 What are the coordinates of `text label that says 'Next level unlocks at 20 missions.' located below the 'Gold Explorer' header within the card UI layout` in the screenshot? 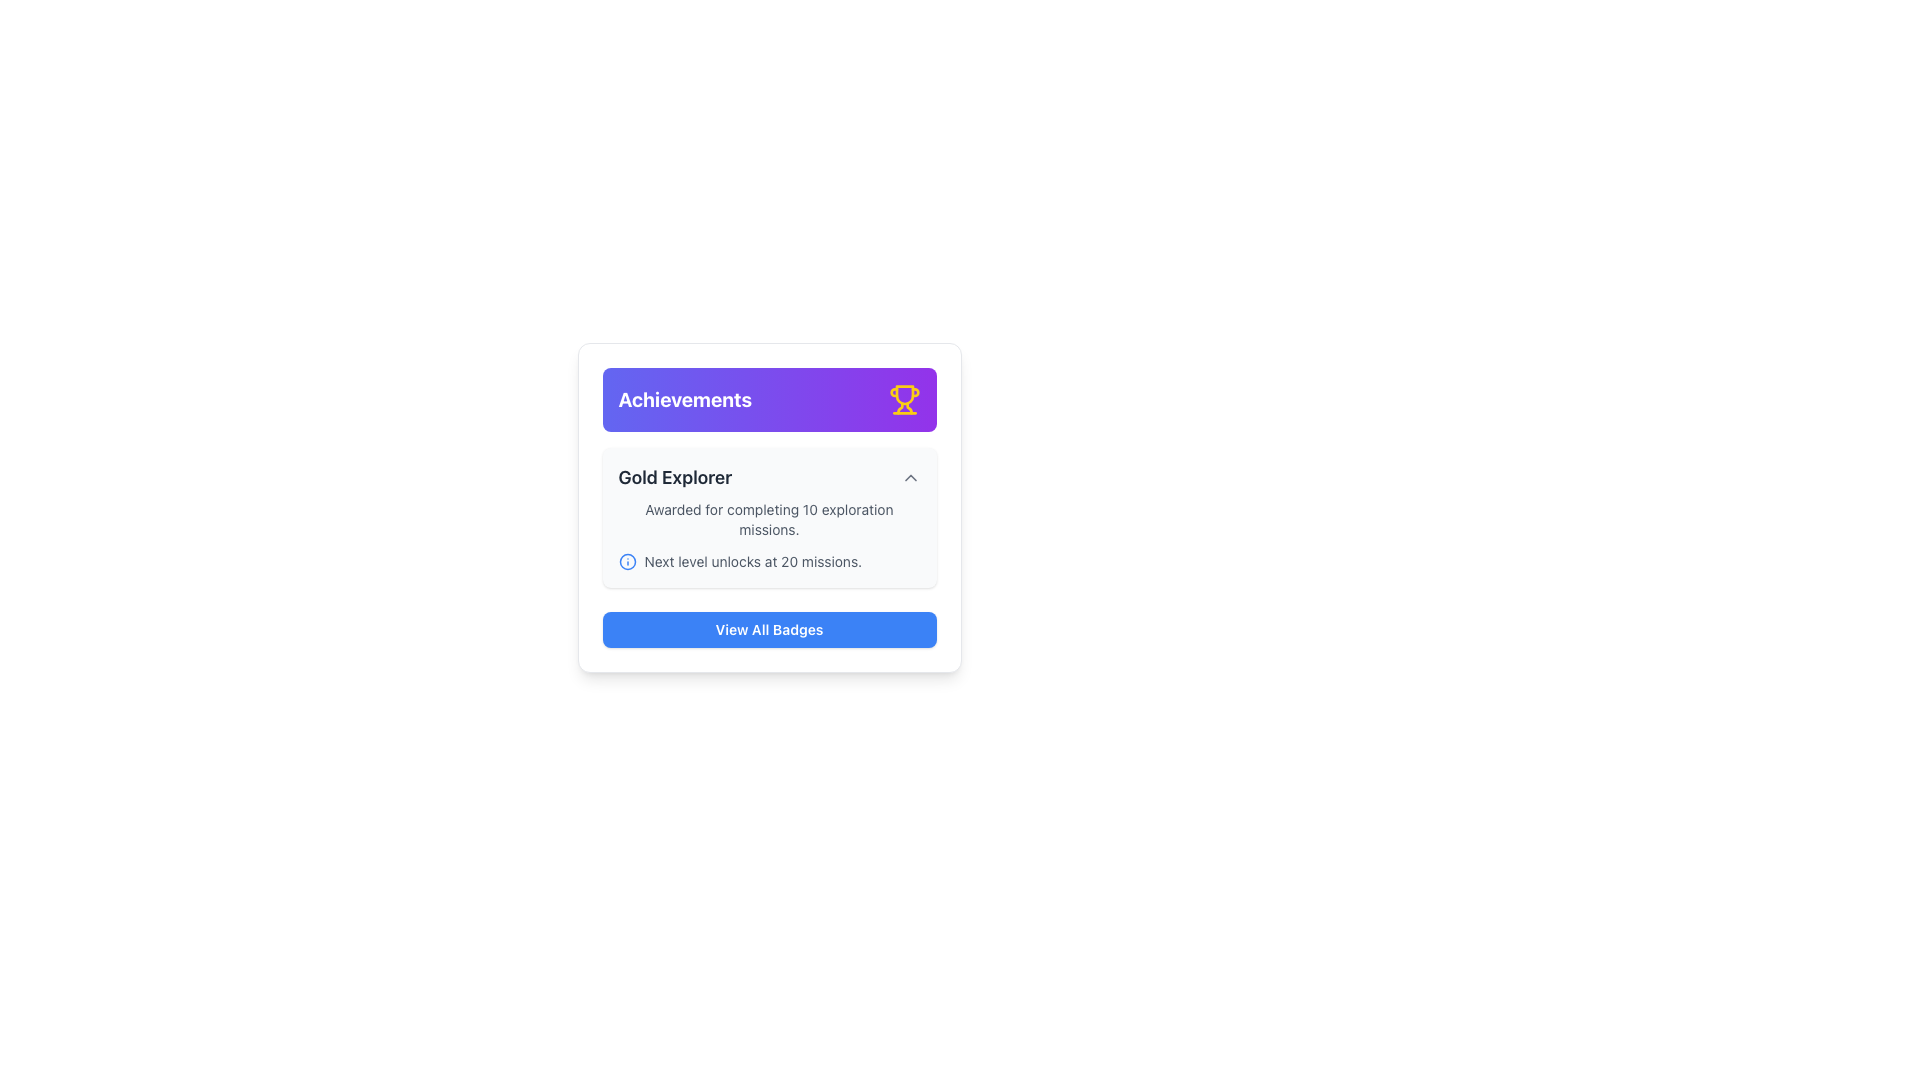 It's located at (752, 562).